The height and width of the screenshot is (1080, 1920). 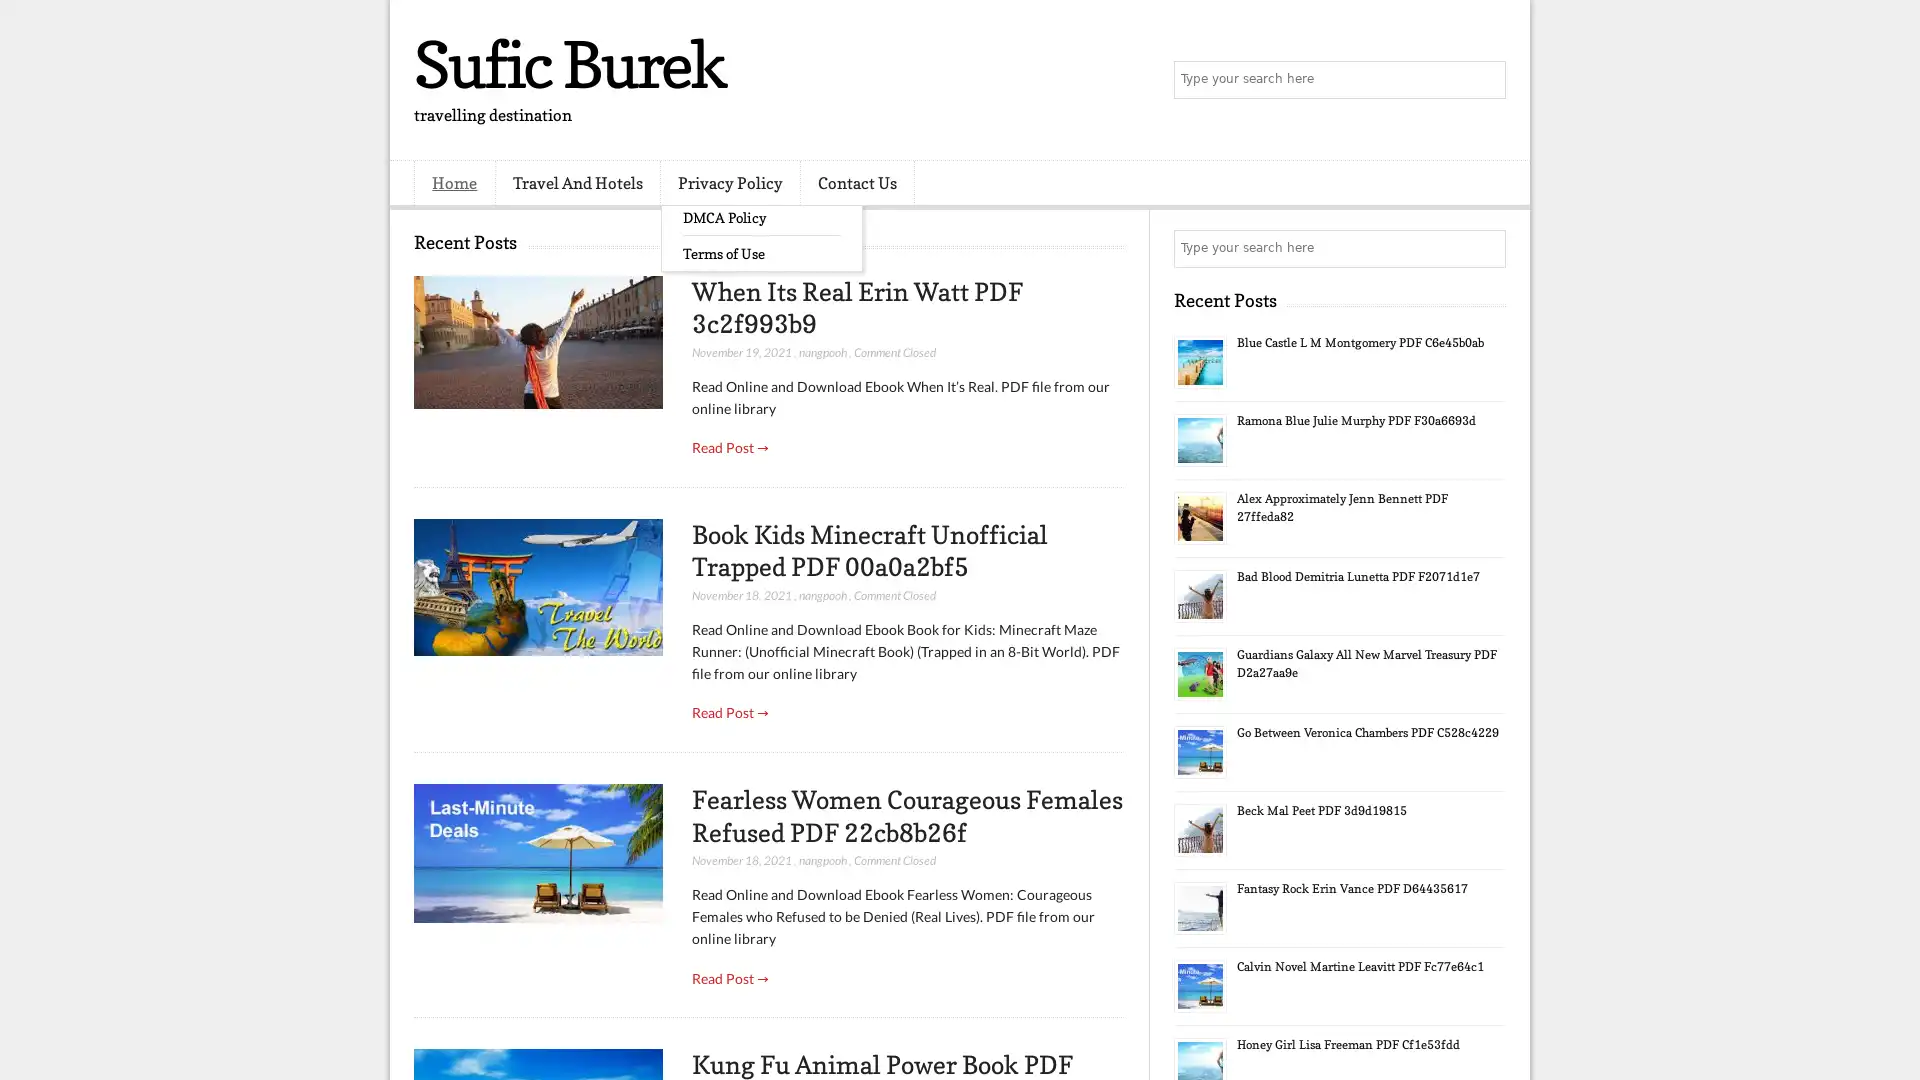 I want to click on Search, so click(x=1485, y=248).